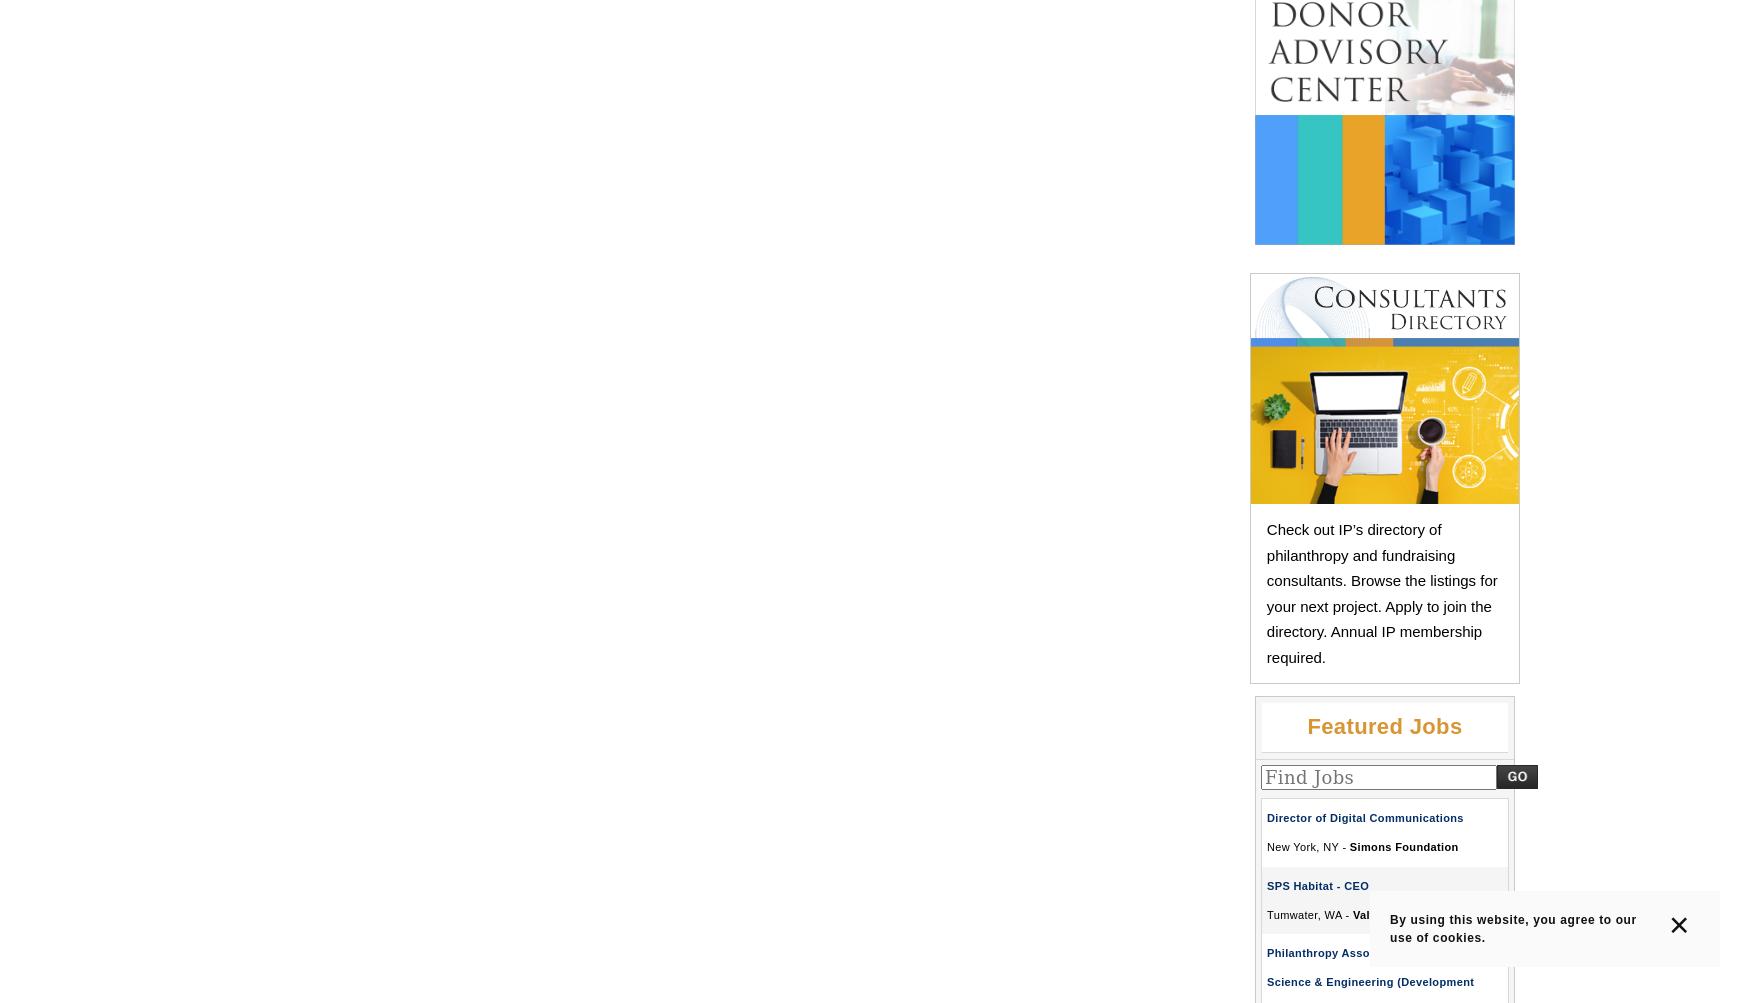 Image resolution: width=1750 pixels, height=1003 pixels. I want to click on 'By using this website, you agree to our use of cookies.', so click(1512, 927).